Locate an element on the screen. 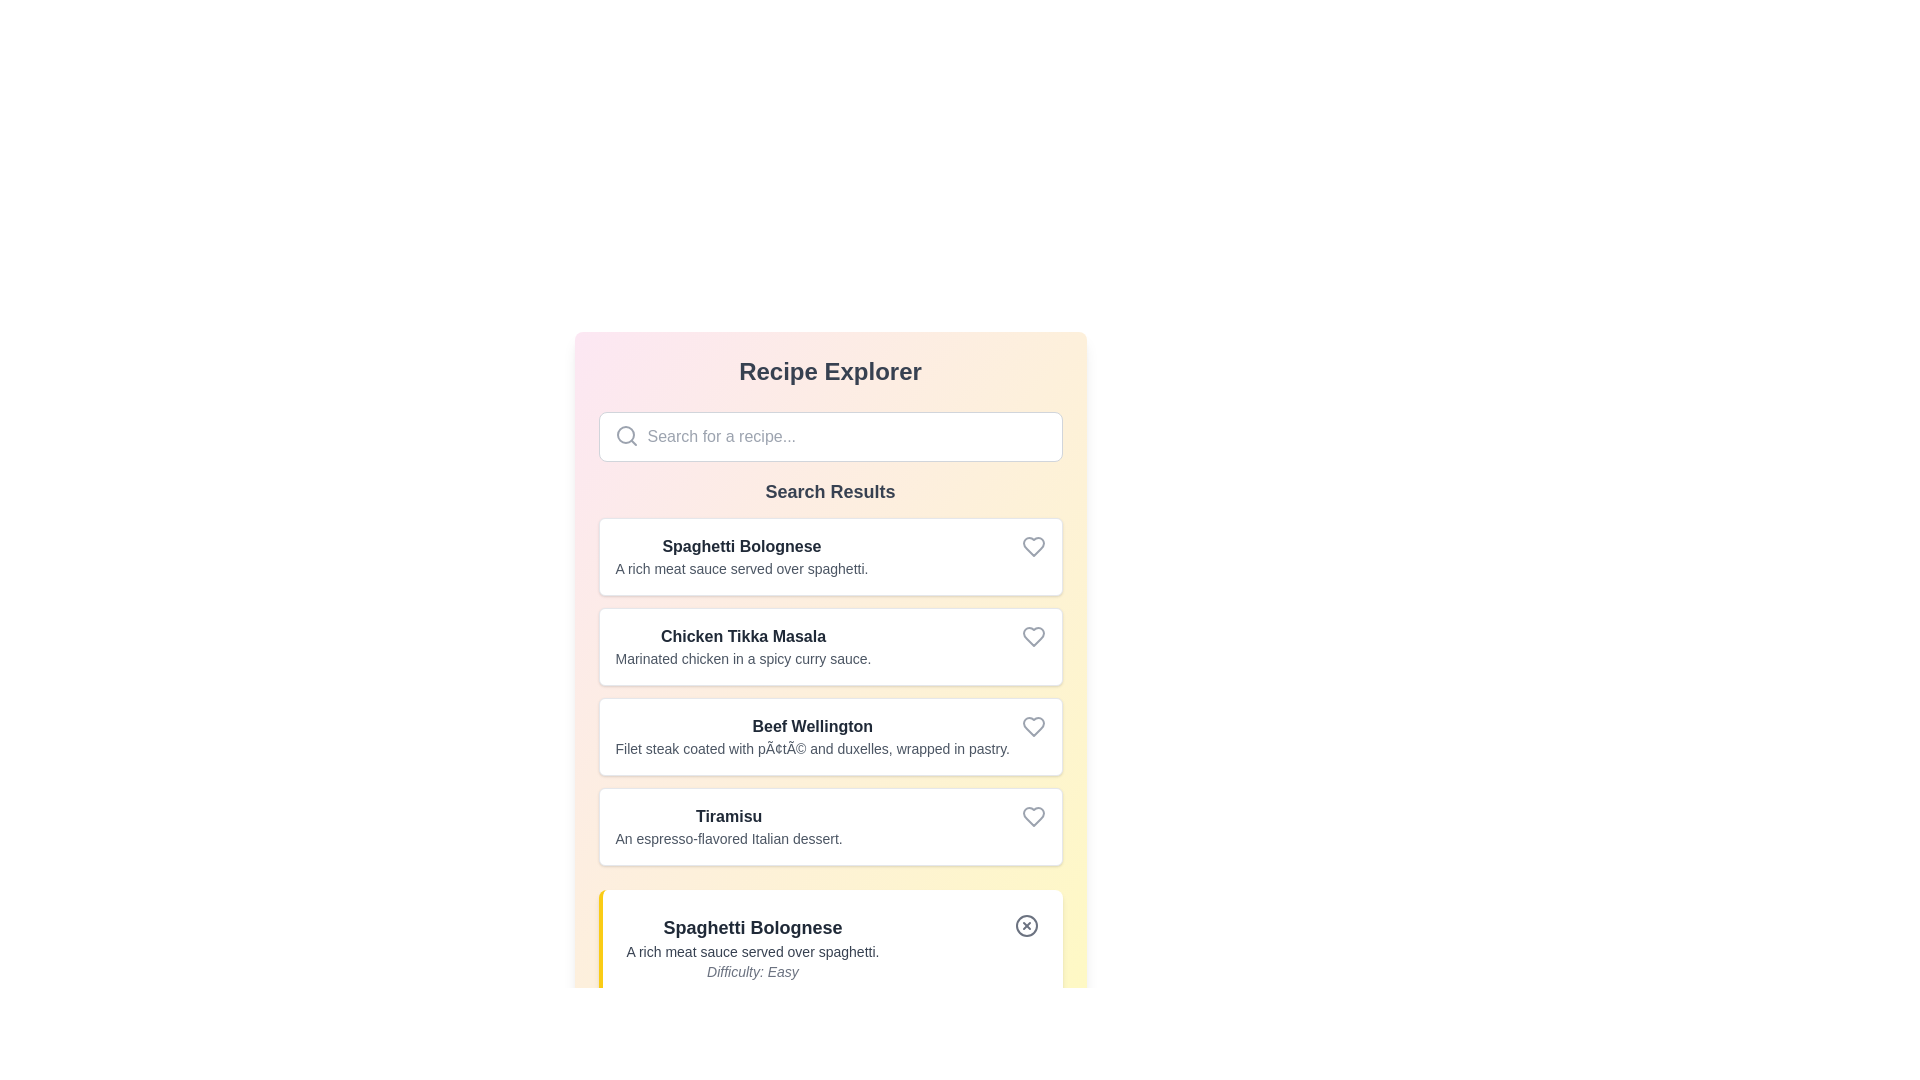 The width and height of the screenshot is (1920, 1080). the recipe card for 'Spaghetti Bolognese', which is located at the bottom of the visible list of recipes and has a yellow border and white background is located at coordinates (832, 947).